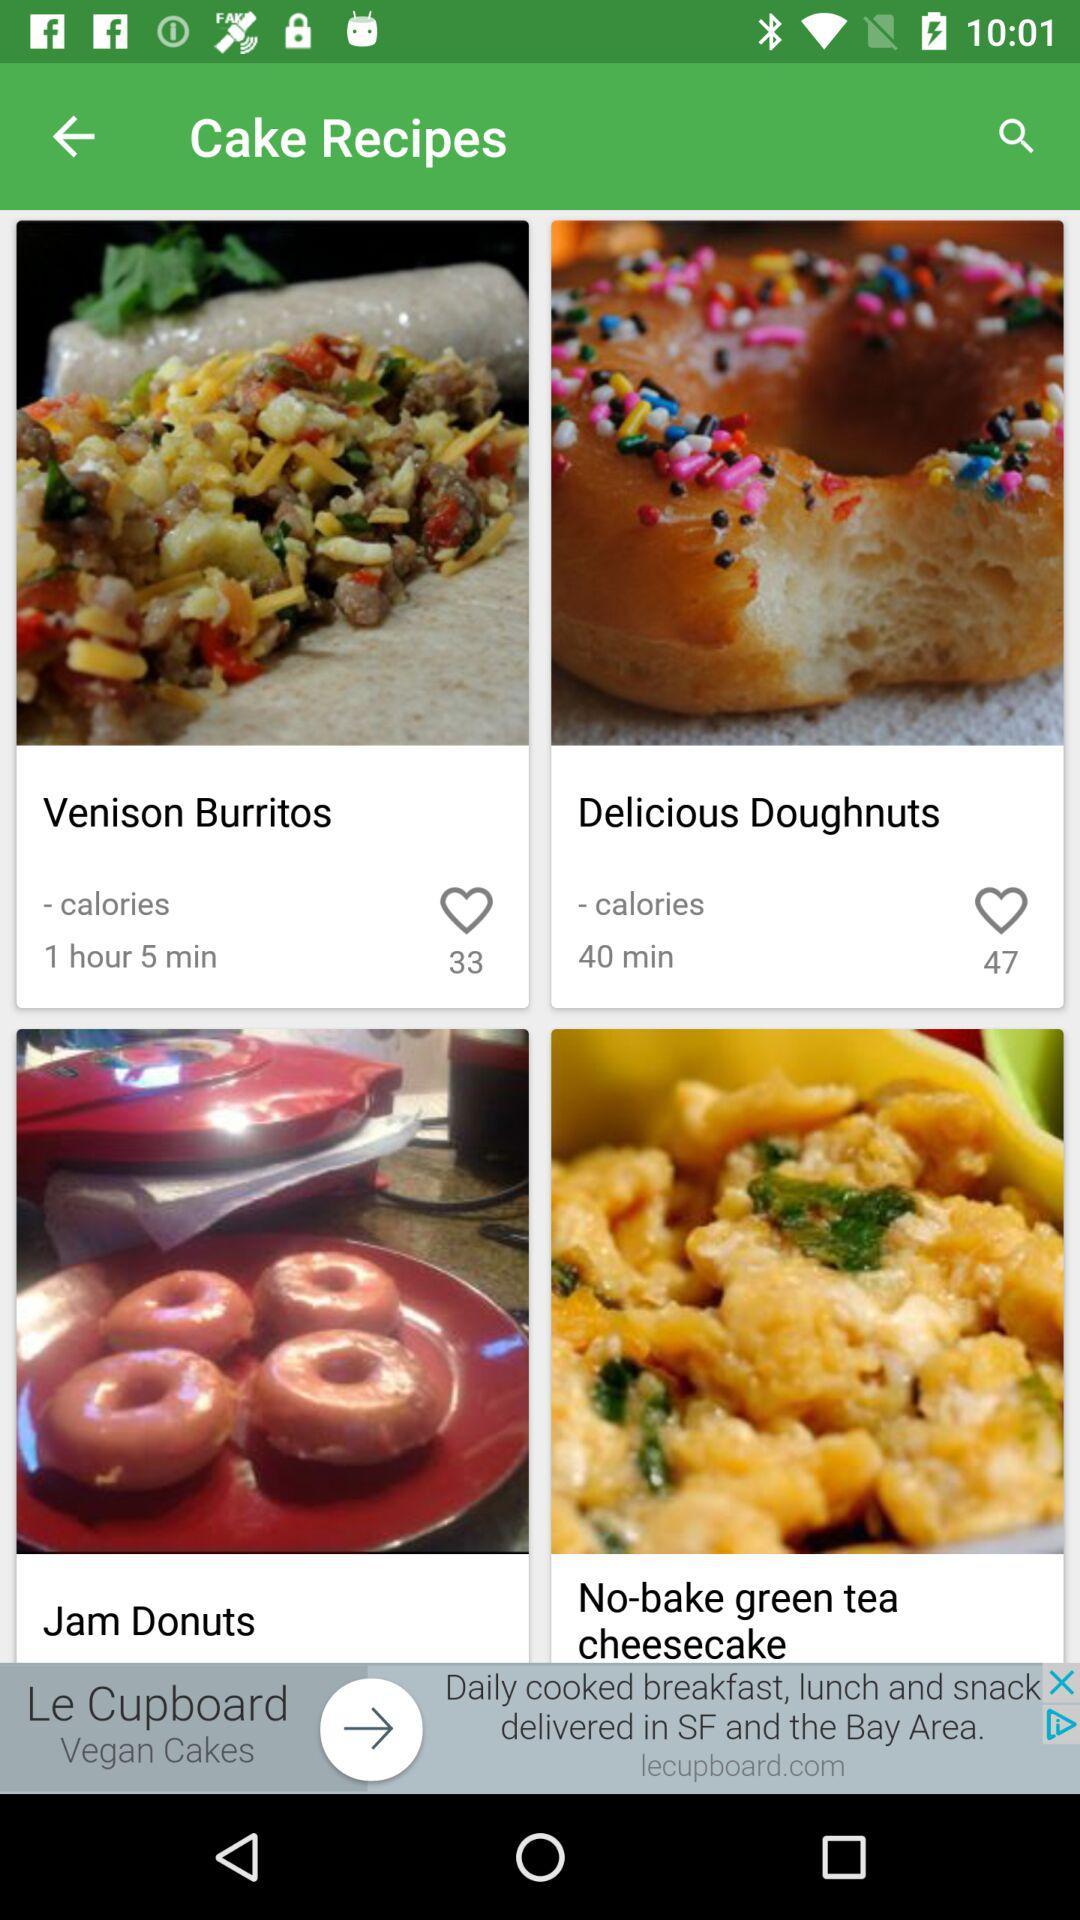  What do you see at coordinates (1017, 136) in the screenshot?
I see `the search option on the top right` at bounding box center [1017, 136].